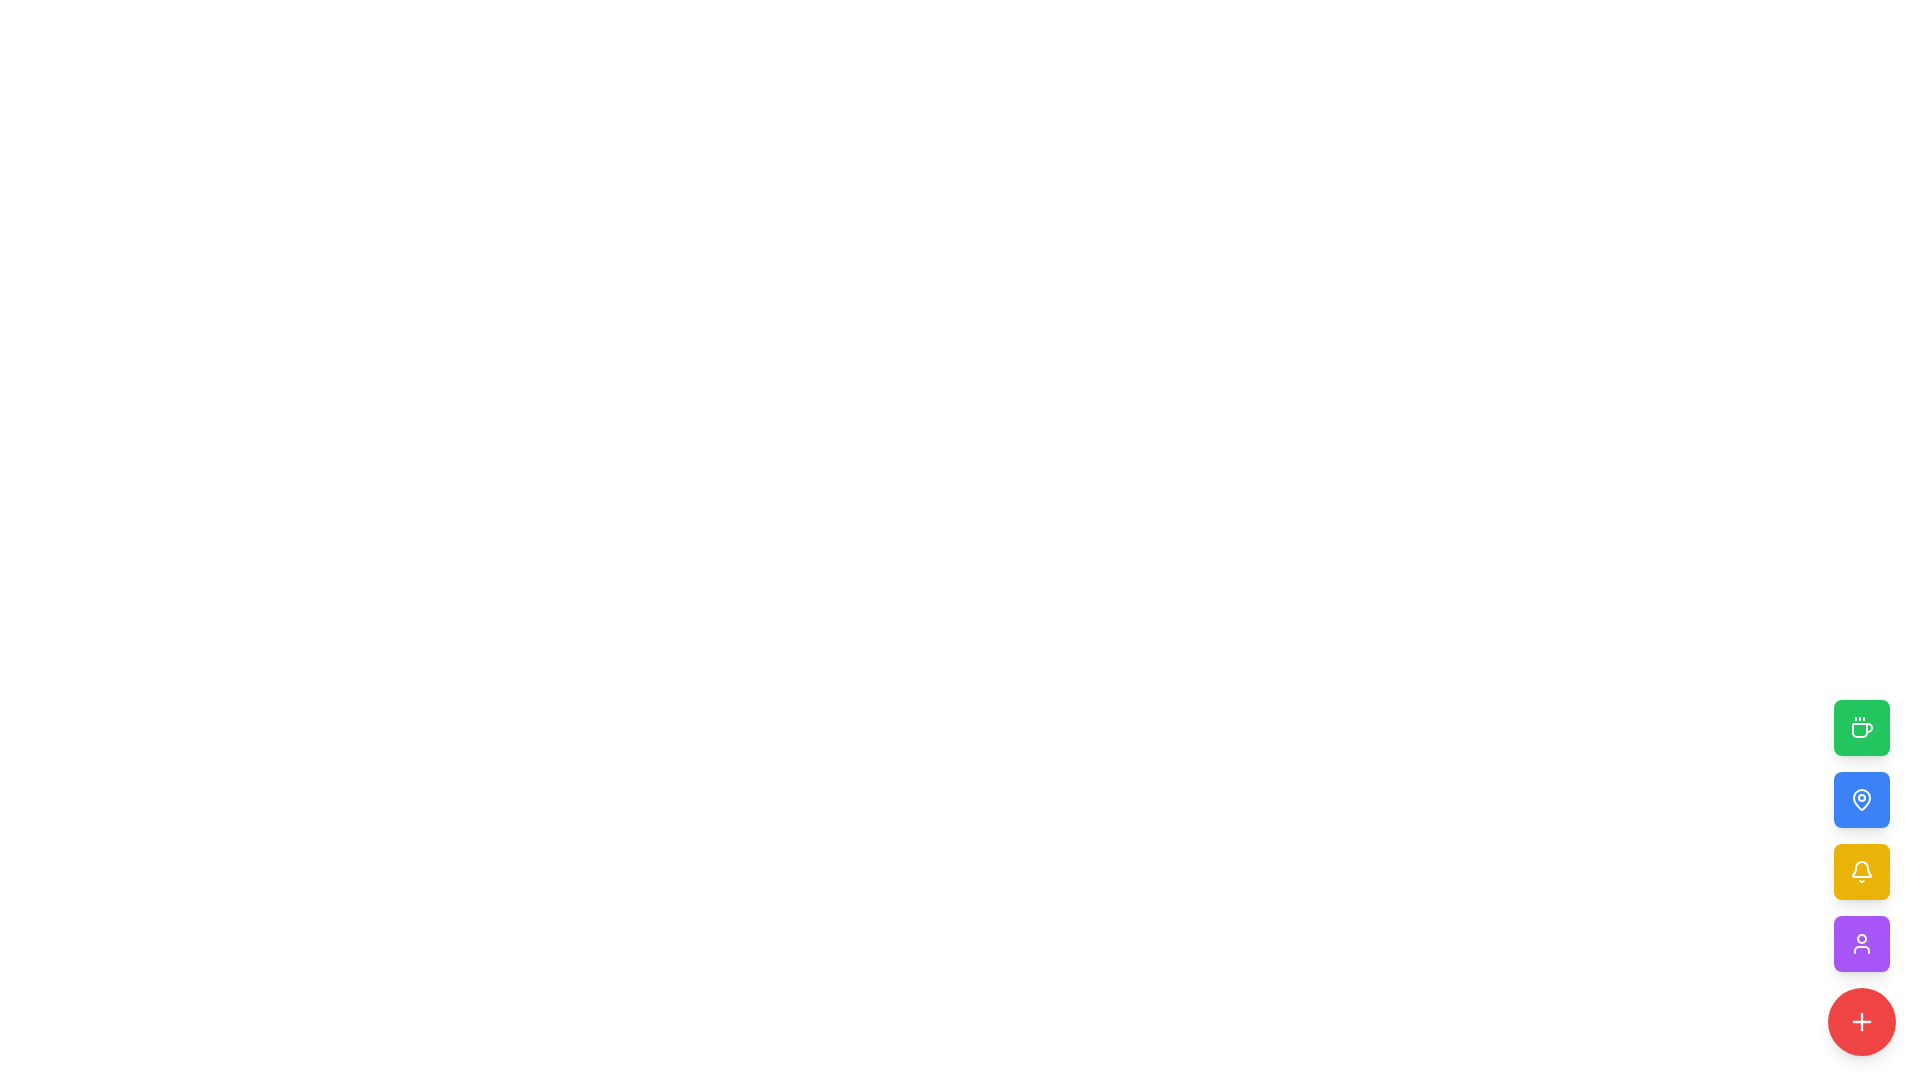 This screenshot has height=1080, width=1920. Describe the element at coordinates (1861, 1022) in the screenshot. I see `the plus icon button with a red circular background located at the bottom of the stack of buttons on the right side of the interface` at that location.